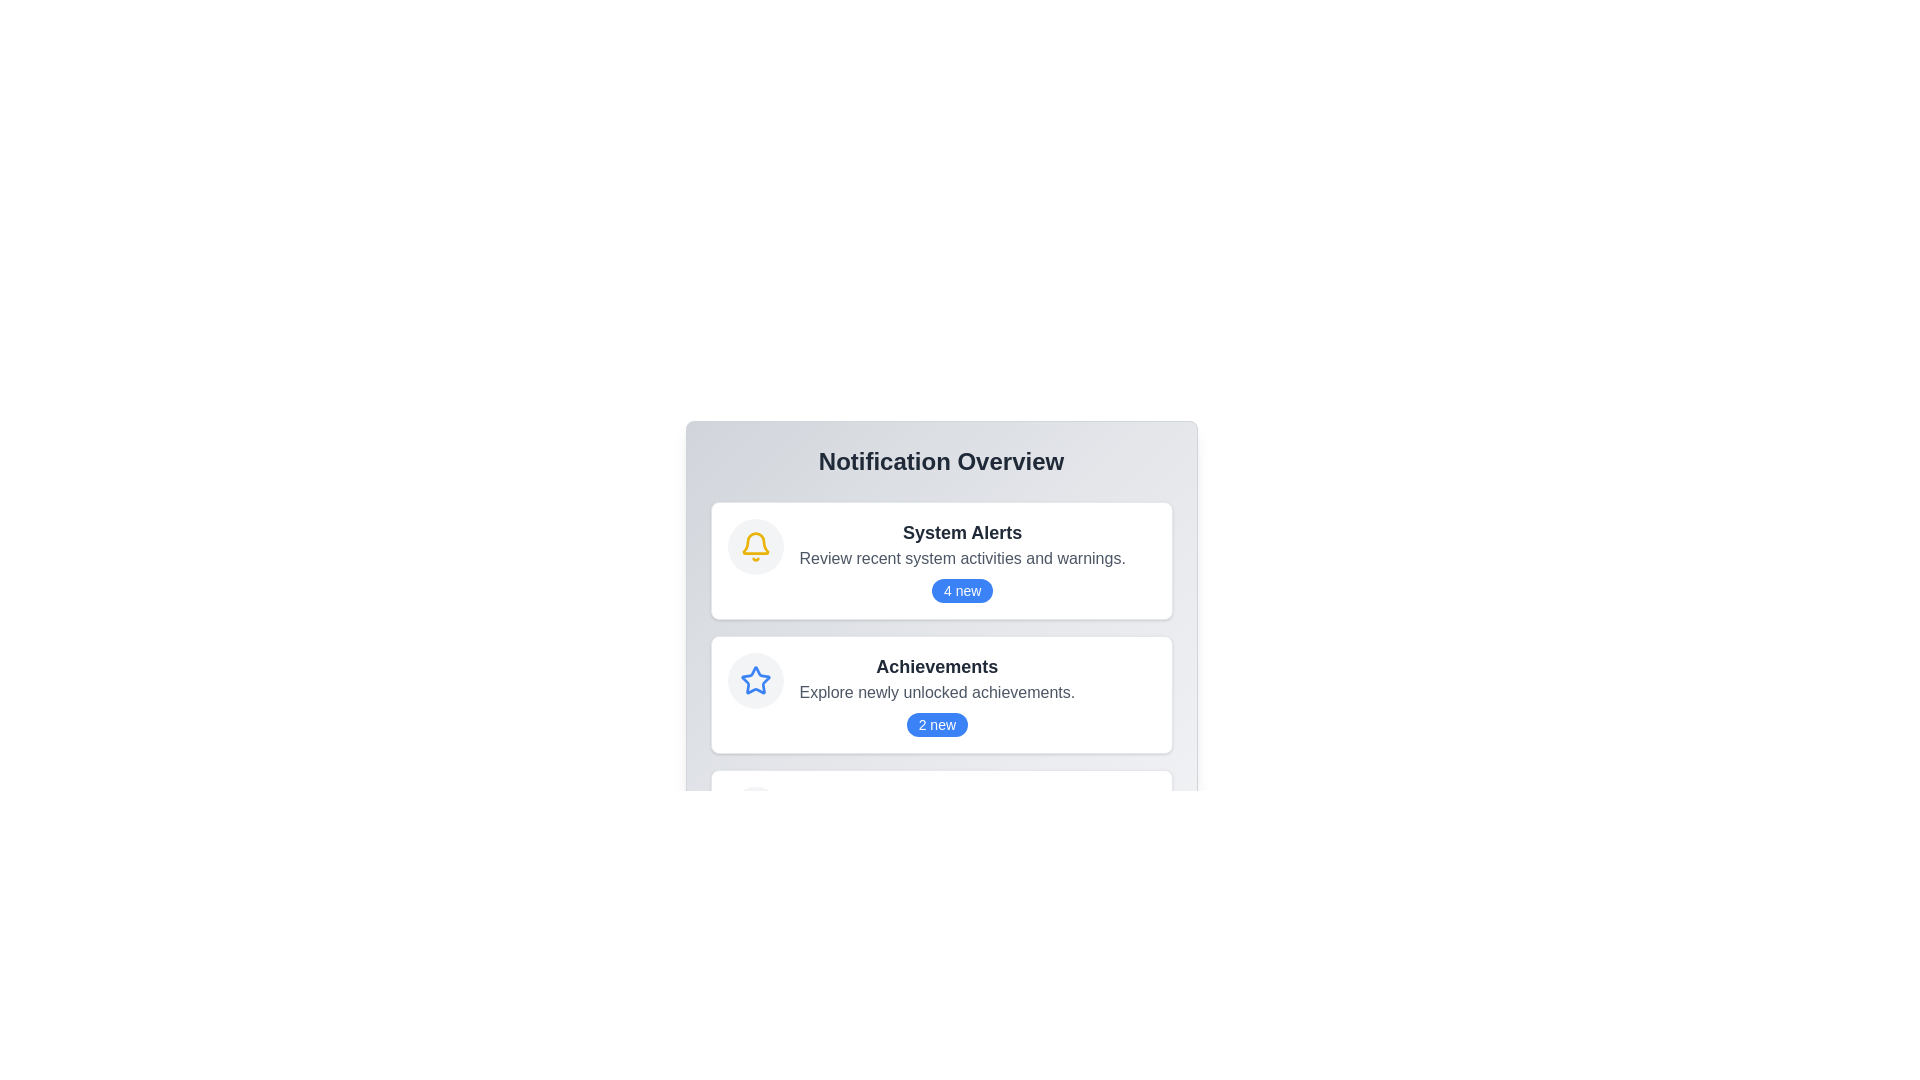 This screenshot has height=1080, width=1920. Describe the element at coordinates (754, 680) in the screenshot. I see `the star icon with a blue outer stroke located on the right-hand side of the 'Achievements' section in the notifications list` at that location.